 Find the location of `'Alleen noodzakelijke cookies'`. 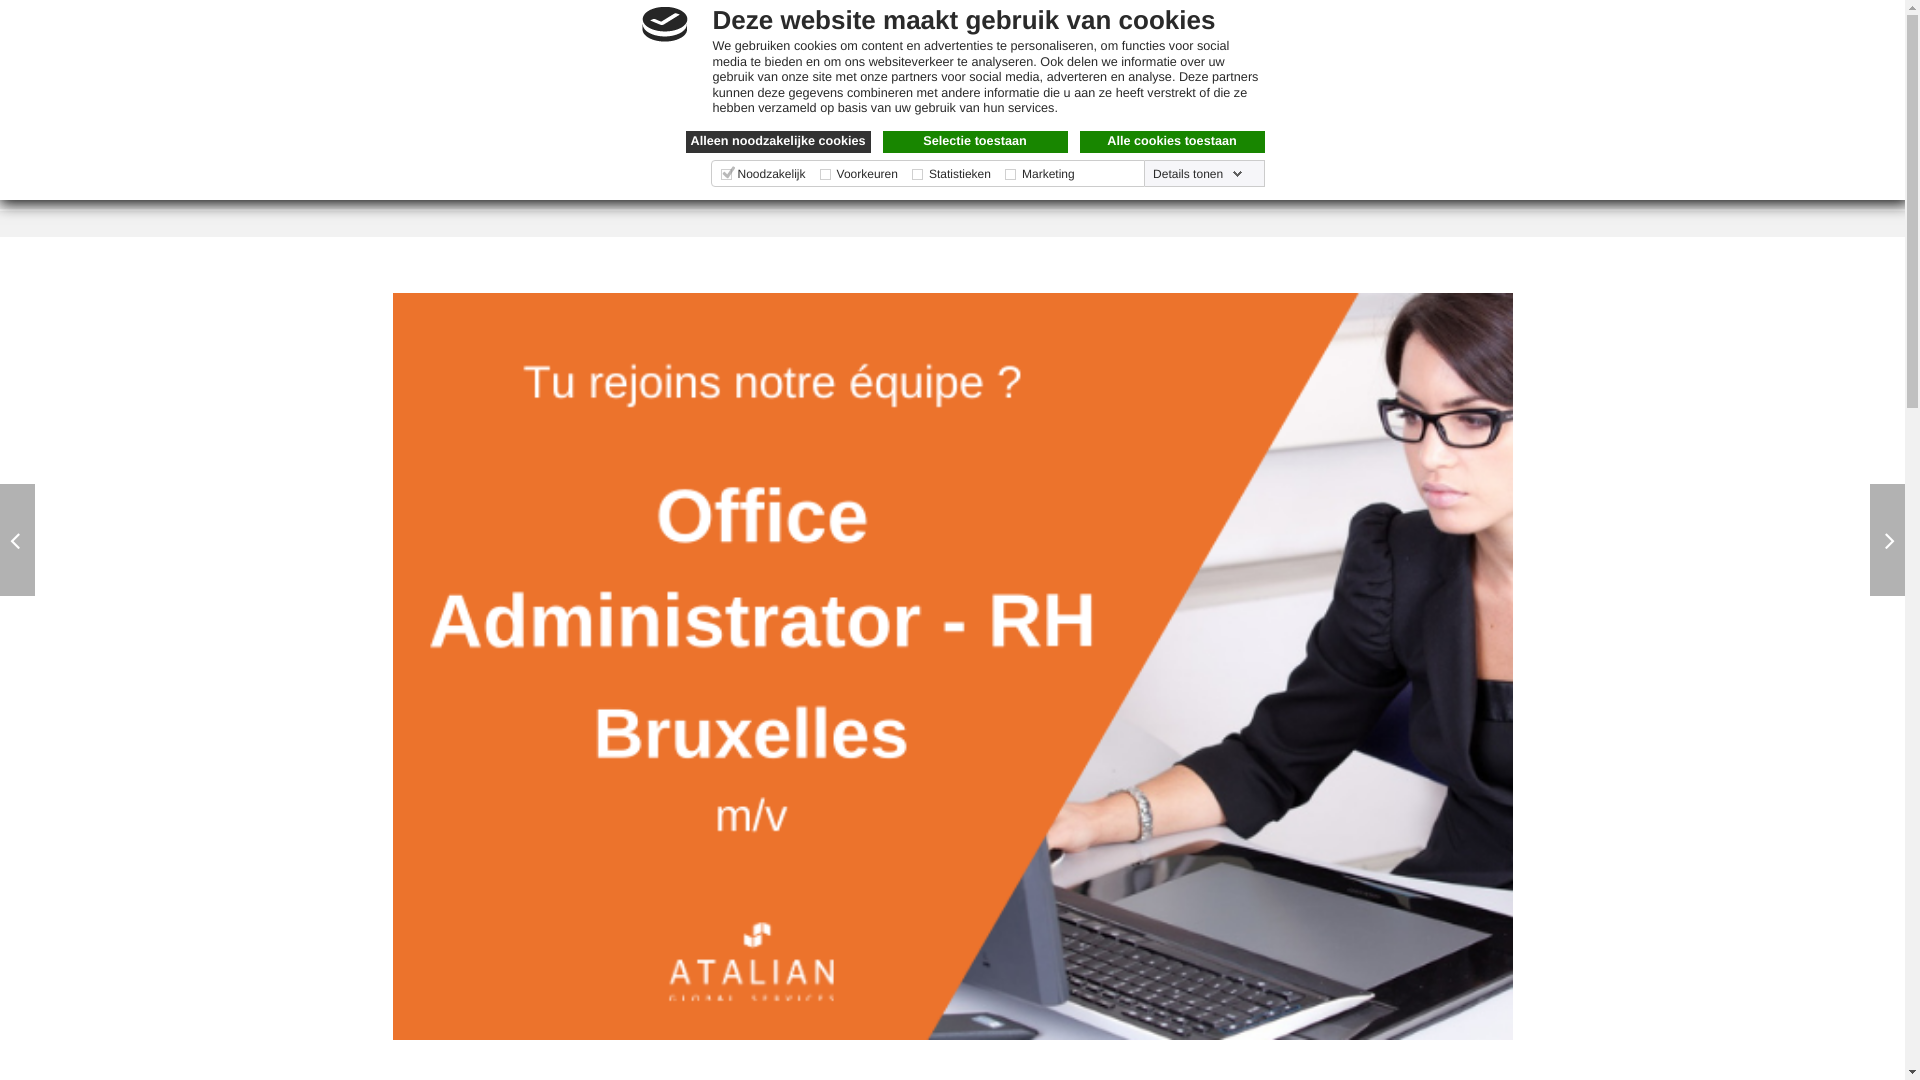

'Alleen noodzakelijke cookies' is located at coordinates (777, 141).